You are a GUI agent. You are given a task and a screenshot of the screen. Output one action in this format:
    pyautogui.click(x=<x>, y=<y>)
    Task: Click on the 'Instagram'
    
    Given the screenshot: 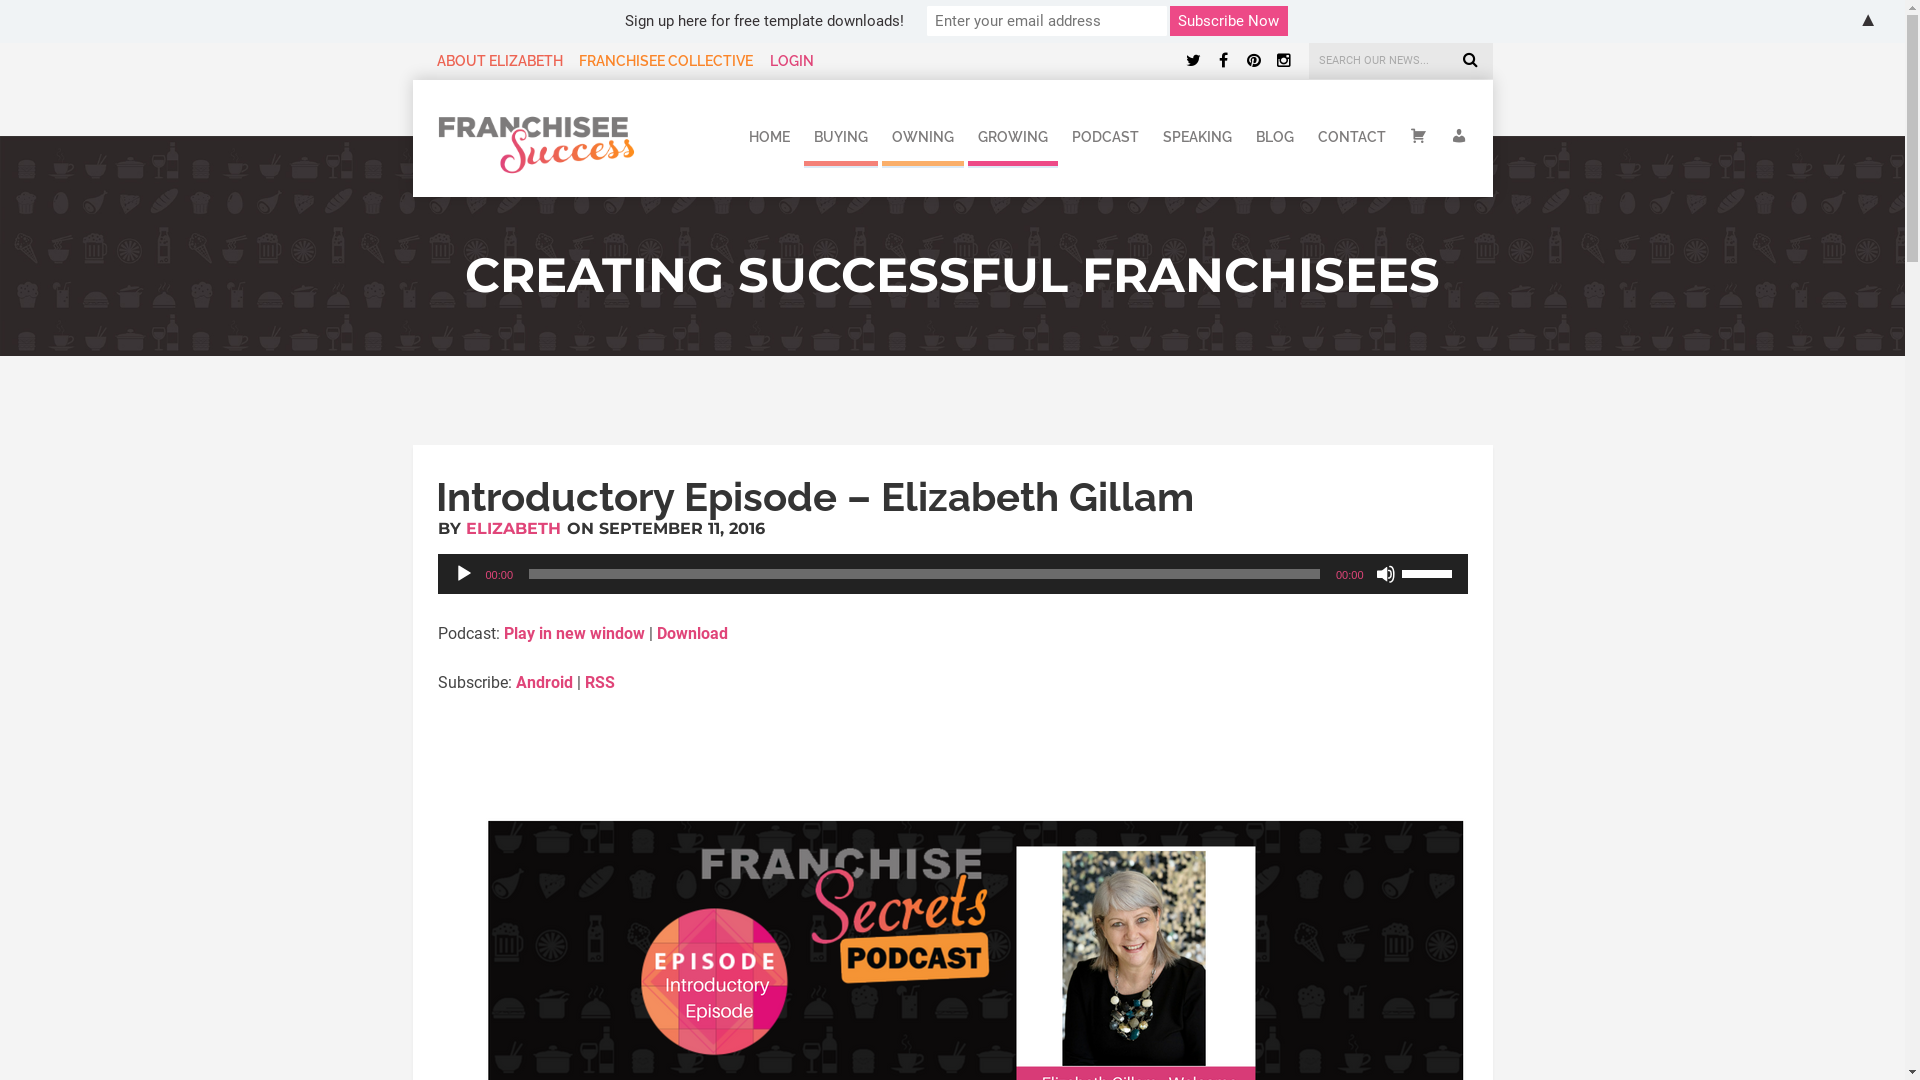 What is the action you would take?
    pyautogui.click(x=1282, y=60)
    